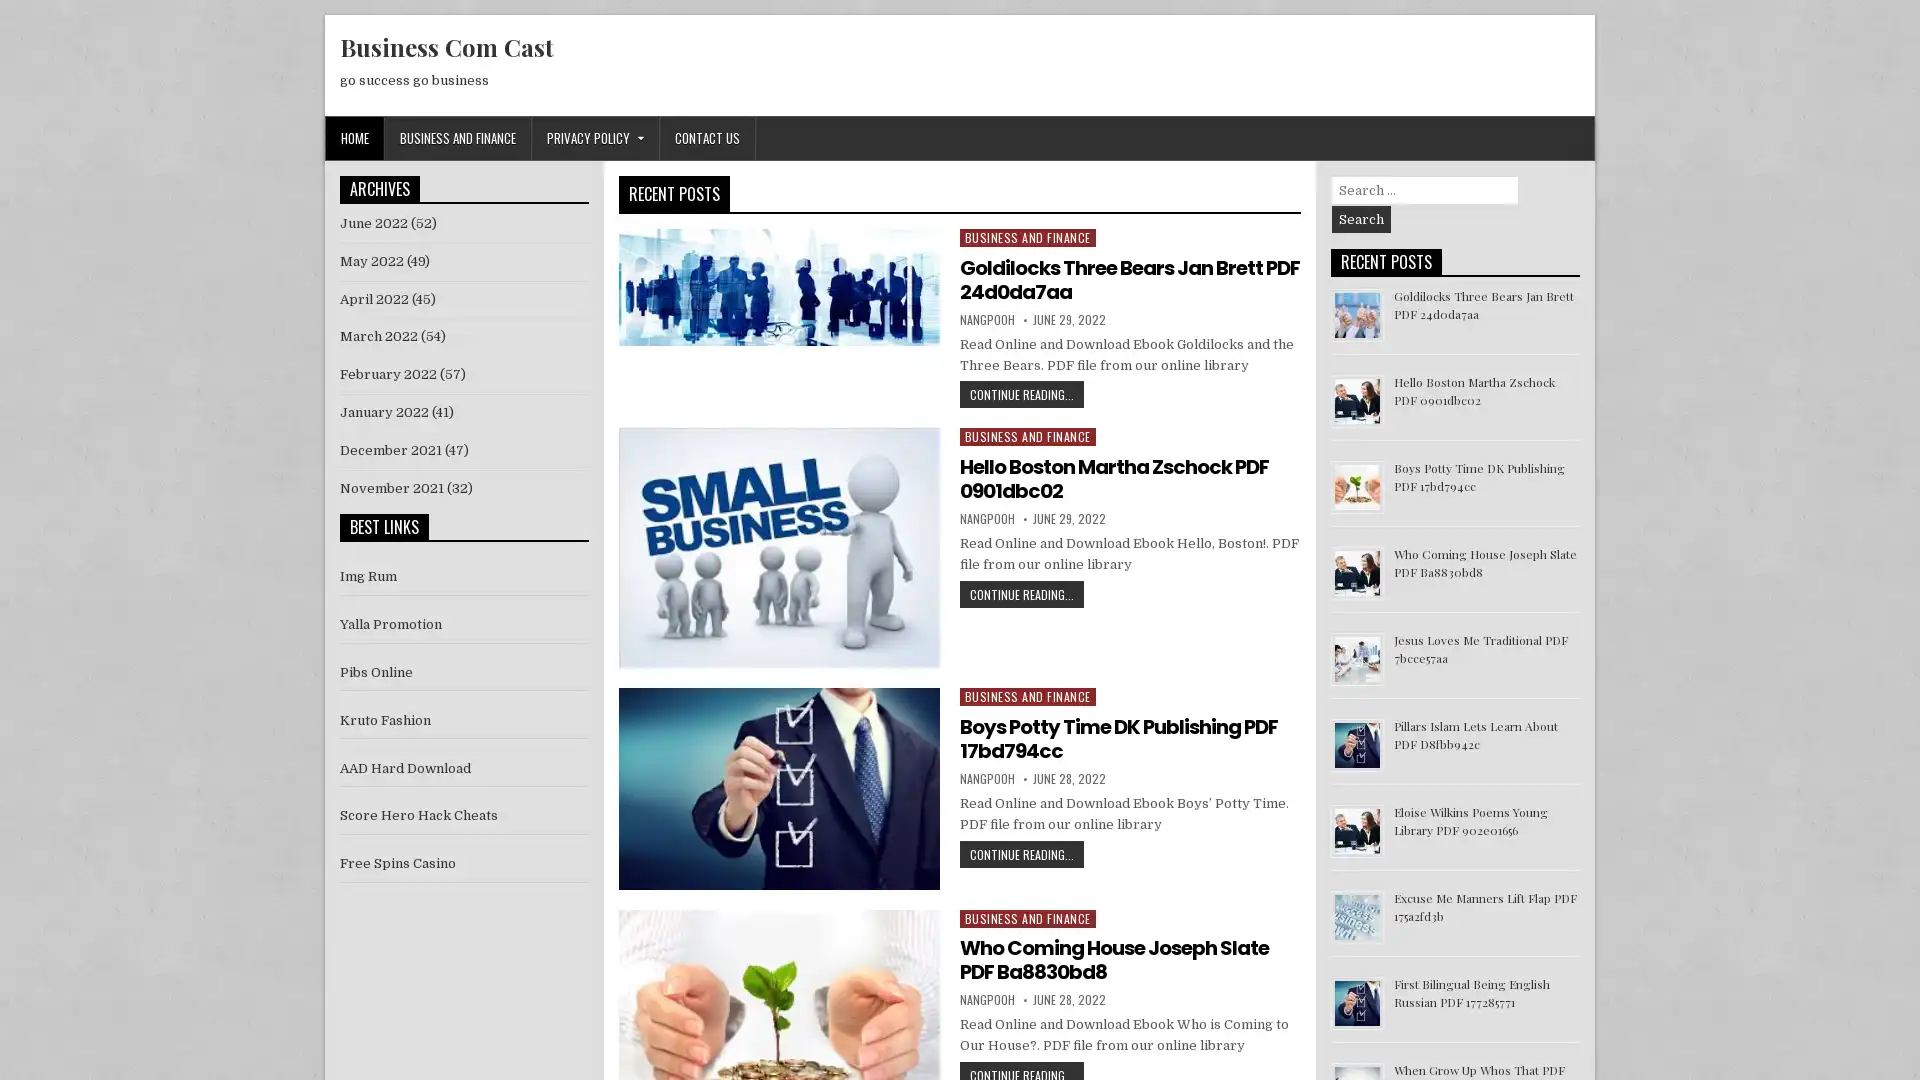  I want to click on Search, so click(1360, 219).